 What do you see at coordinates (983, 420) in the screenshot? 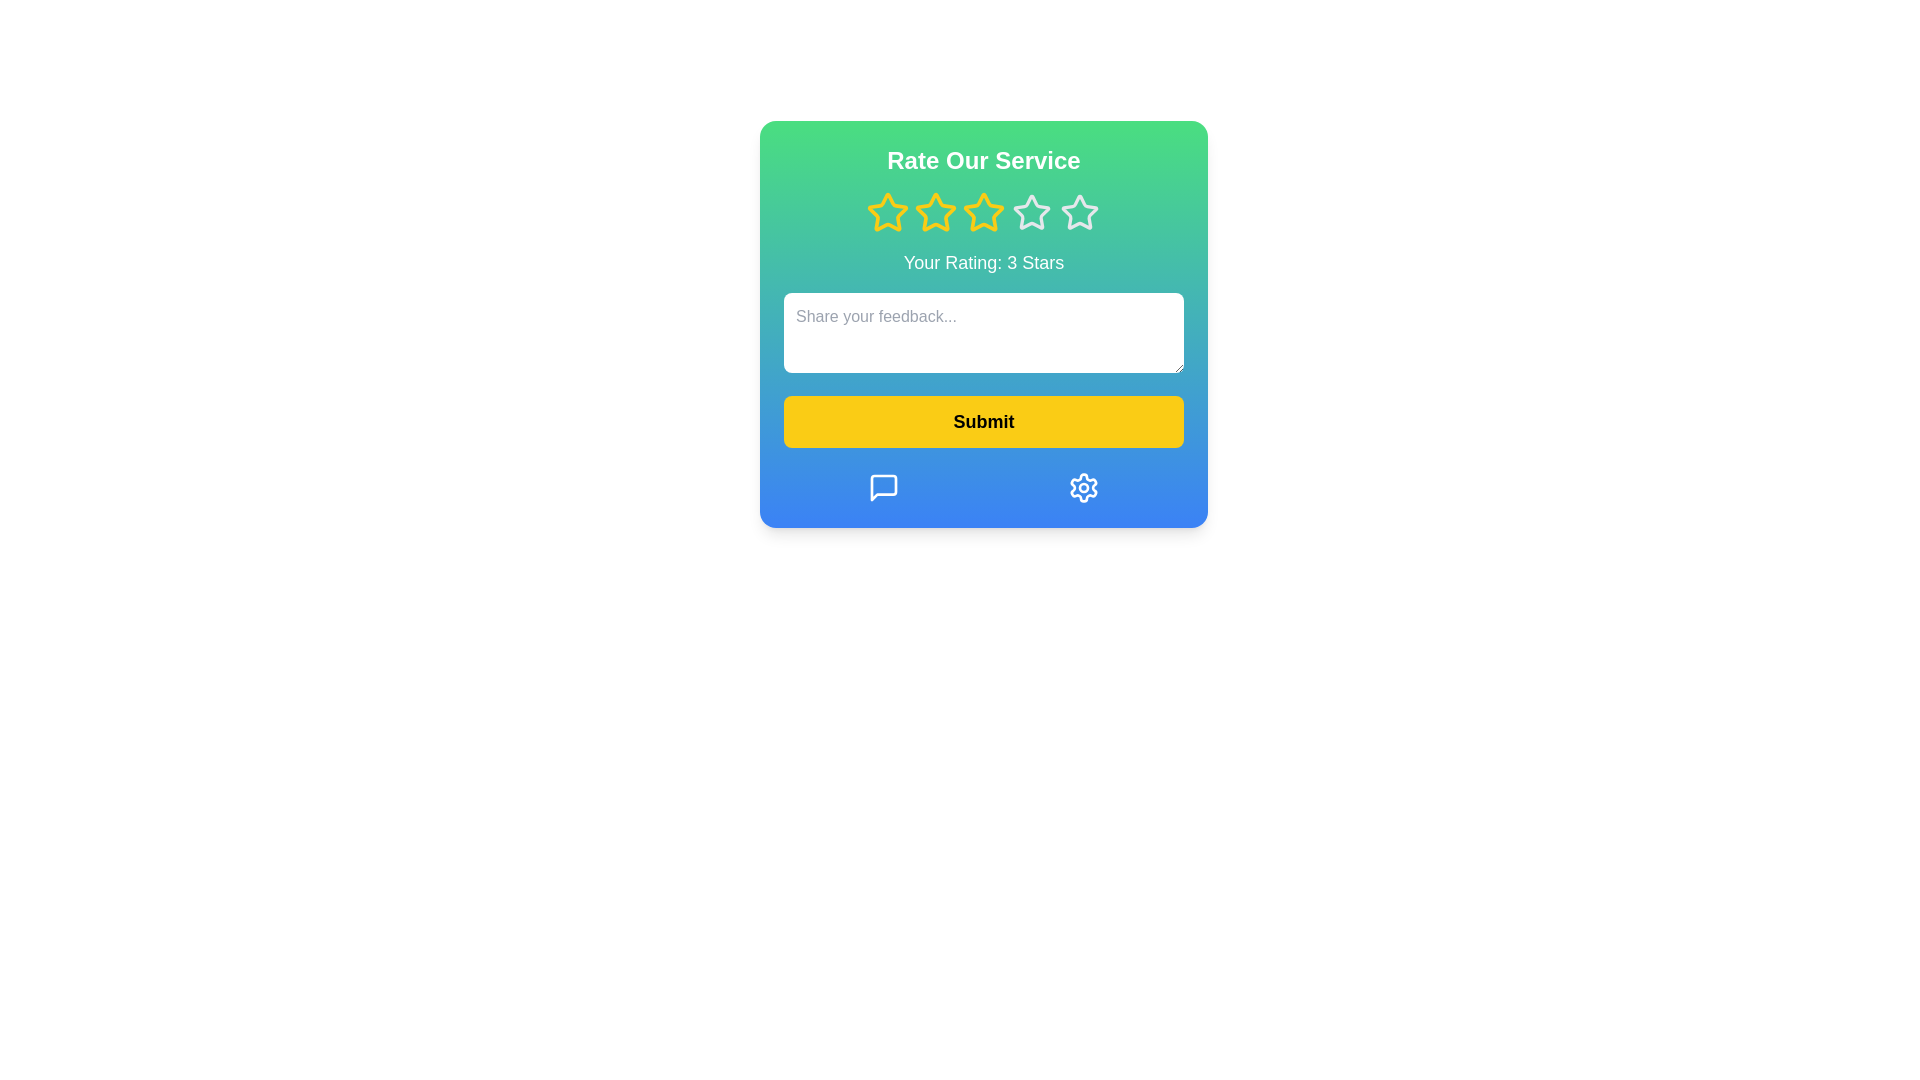
I see `the submit button located at the bottom of the feedback form to observe the hover effects` at bounding box center [983, 420].